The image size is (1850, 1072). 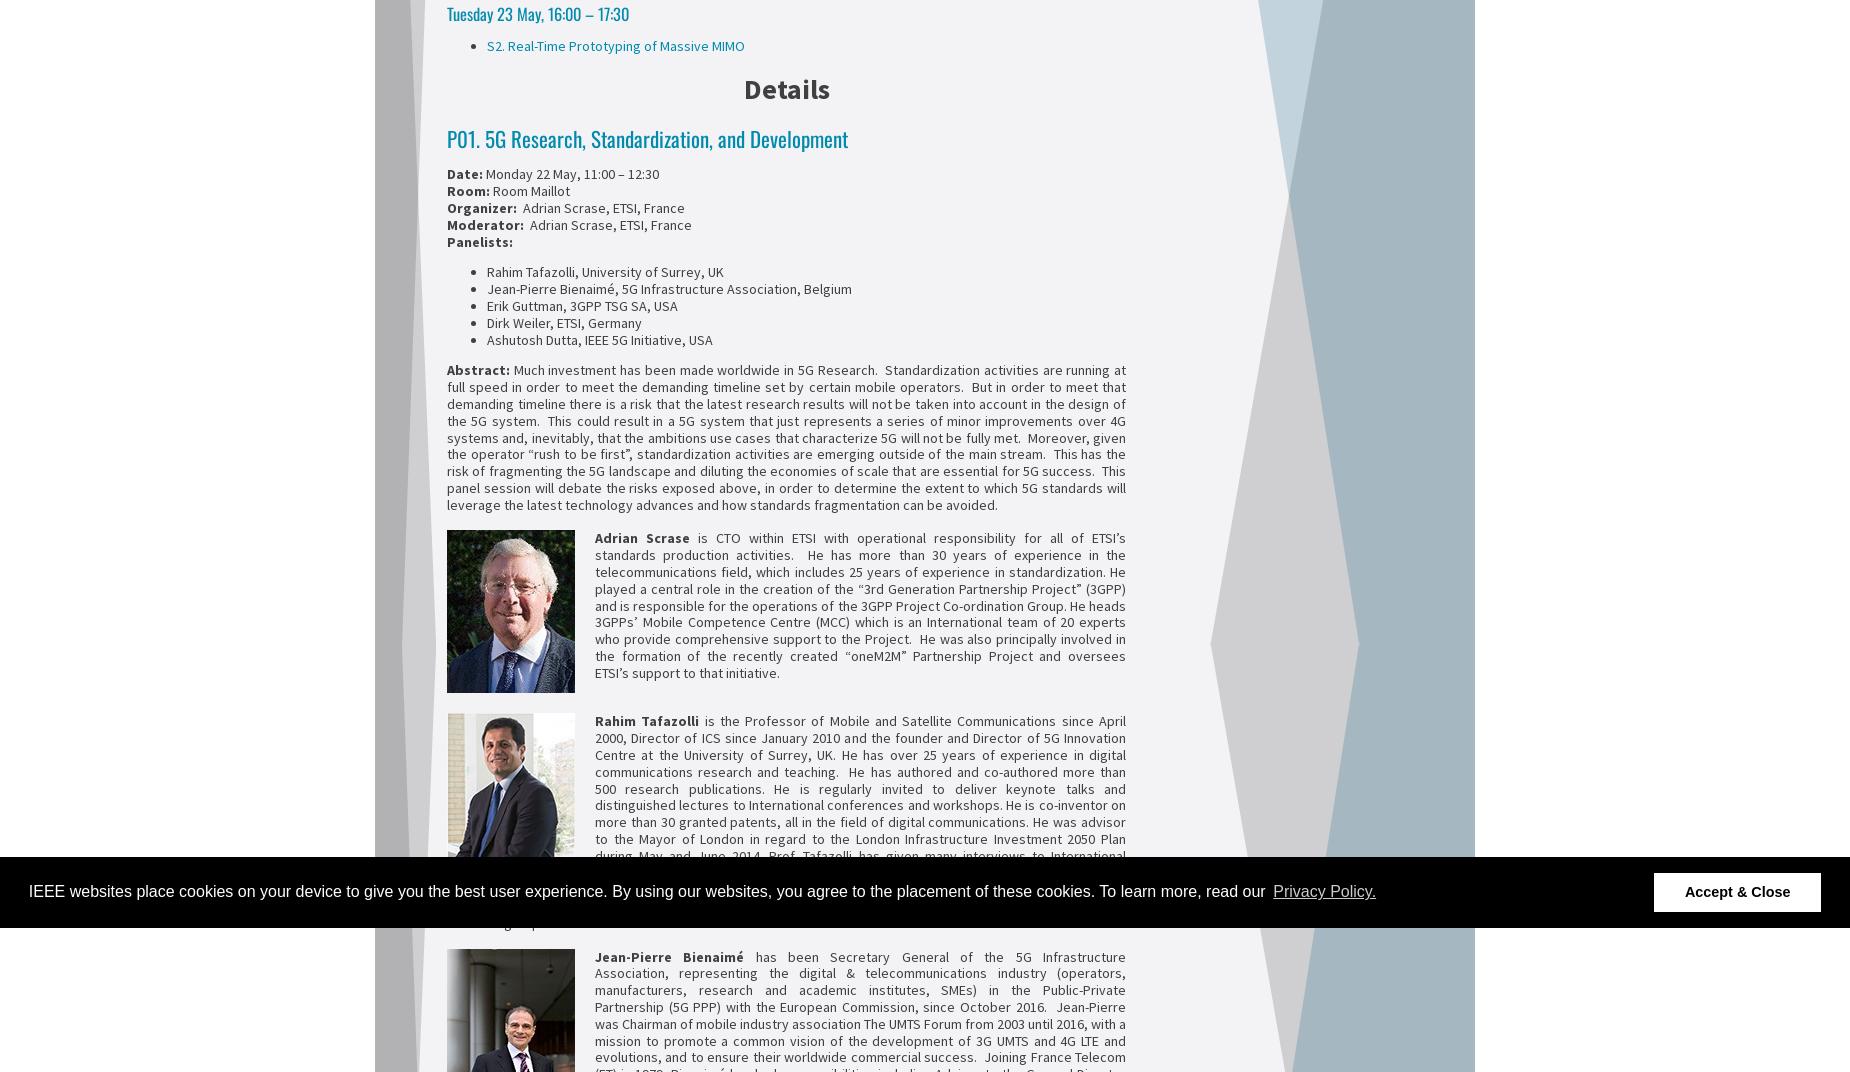 What do you see at coordinates (647, 136) in the screenshot?
I see `'P01. 5G Research, Standardization, and Development'` at bounding box center [647, 136].